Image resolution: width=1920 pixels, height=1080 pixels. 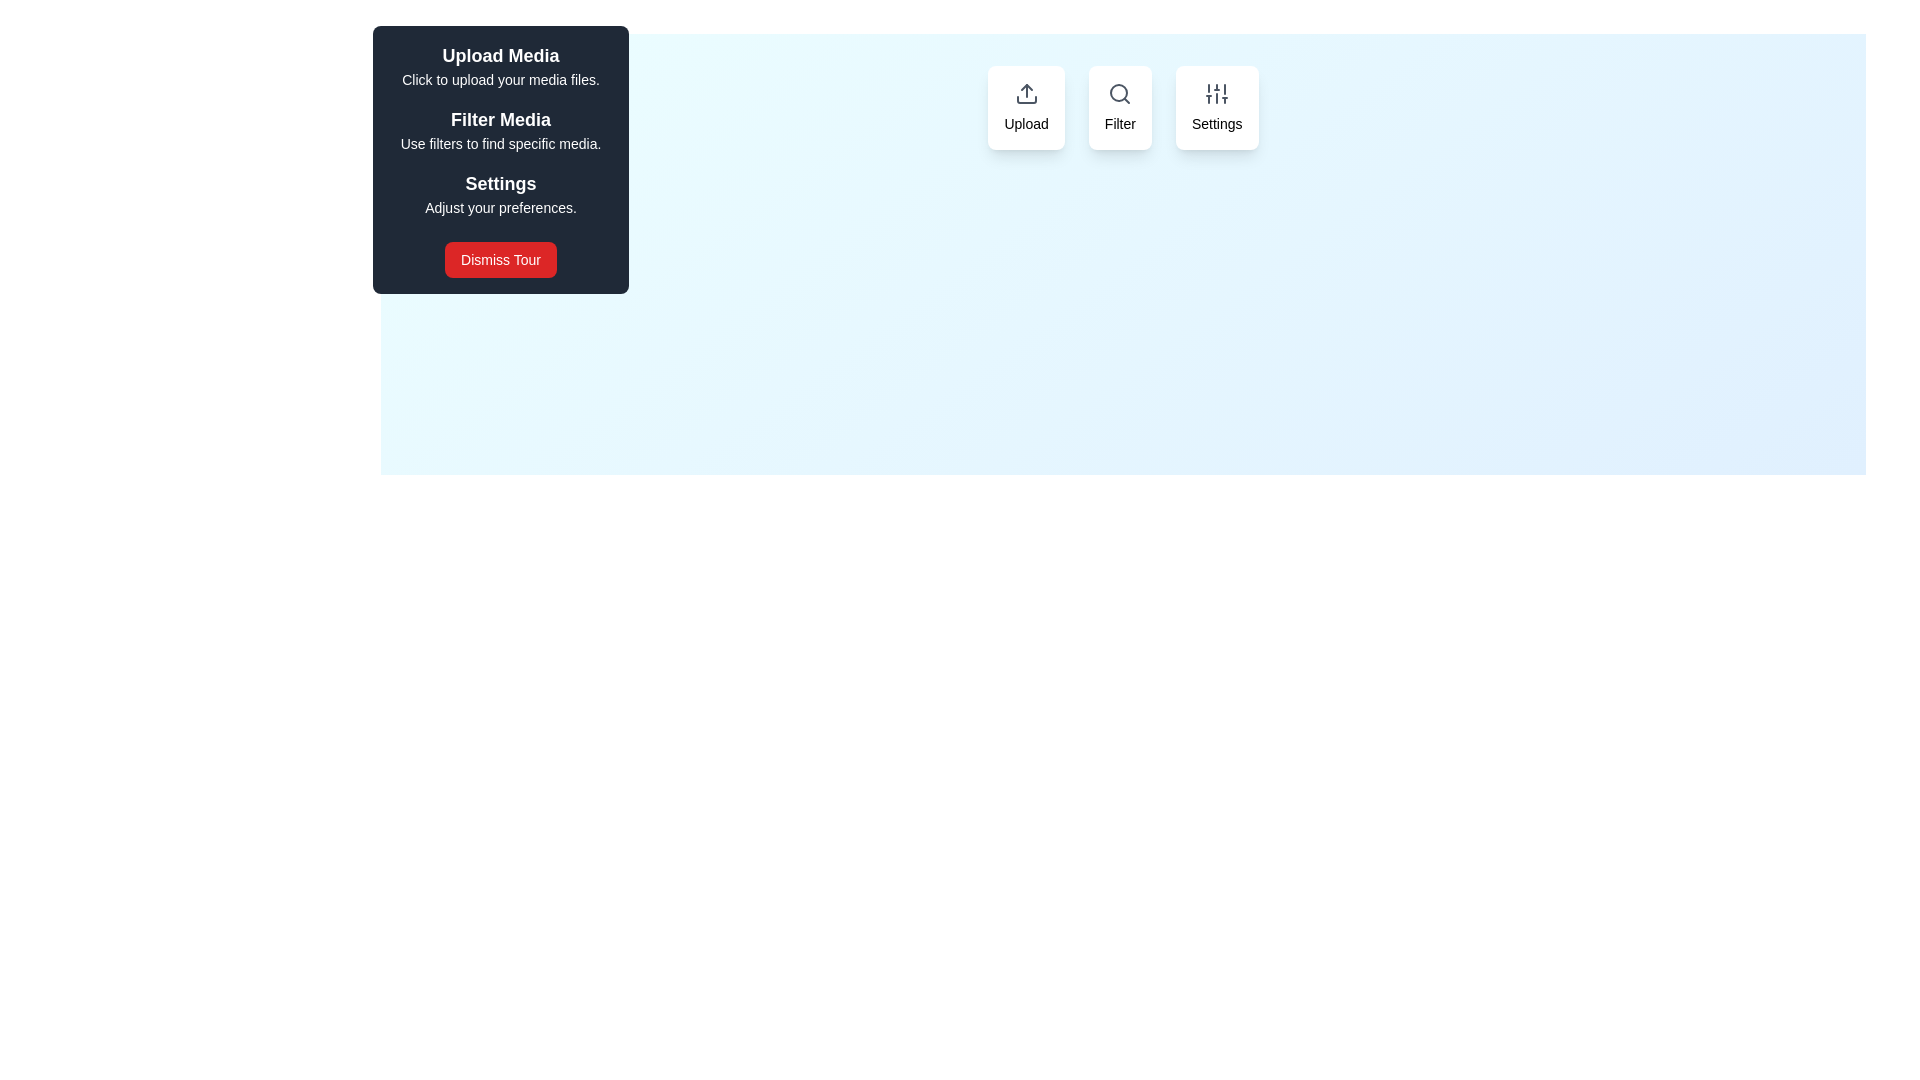 What do you see at coordinates (500, 208) in the screenshot?
I see `the text element displaying 'Adjust your preferences.' which is located below the 'Settings' title in the left panel of the interface` at bounding box center [500, 208].